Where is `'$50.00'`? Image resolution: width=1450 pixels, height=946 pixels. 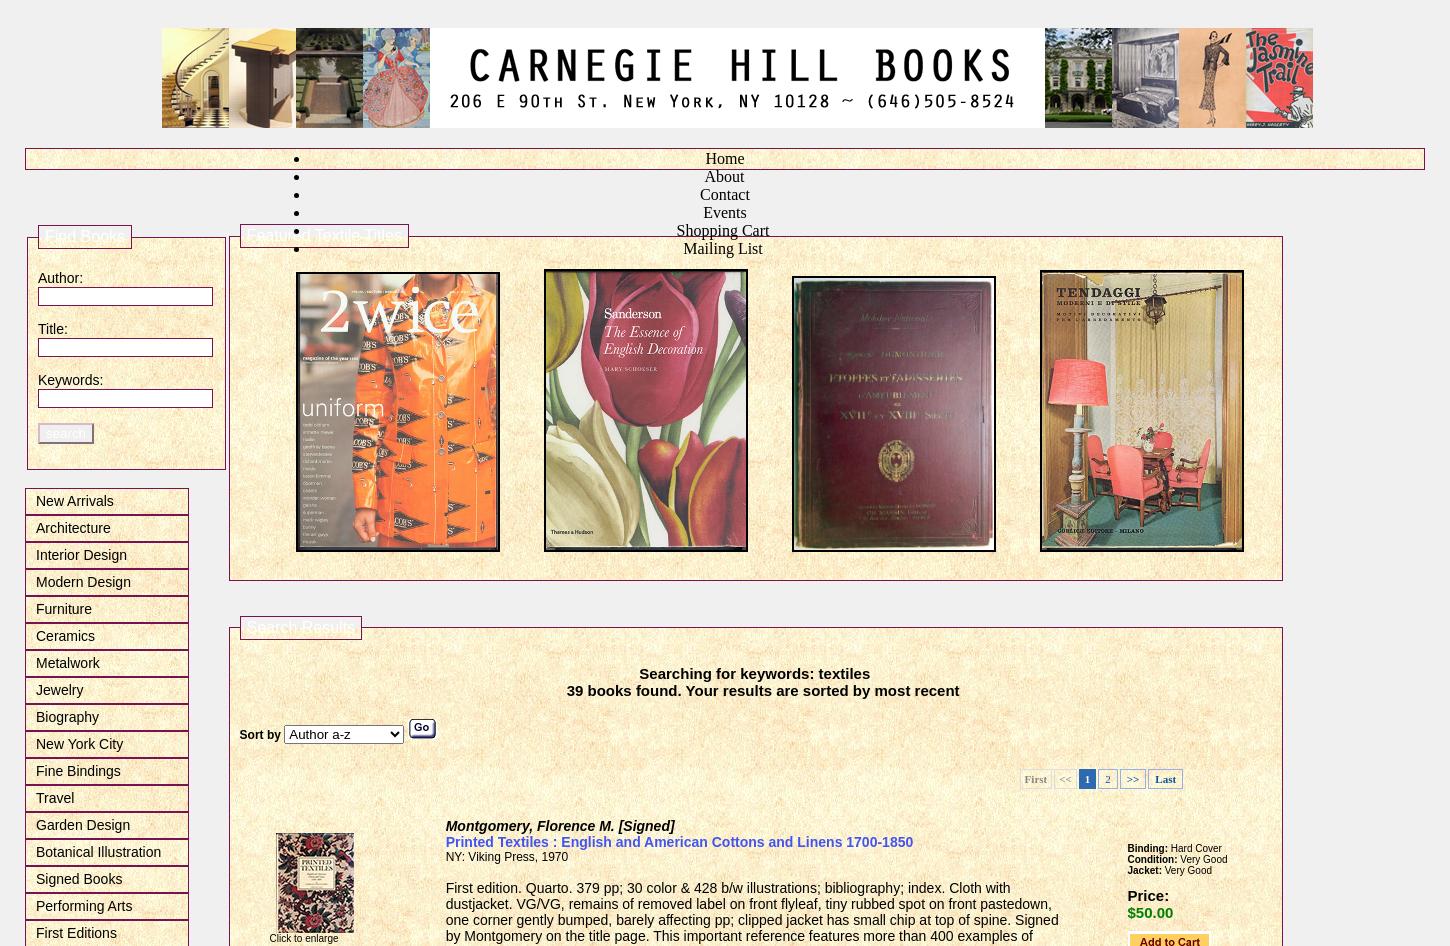
'$50.00' is located at coordinates (1148, 911).